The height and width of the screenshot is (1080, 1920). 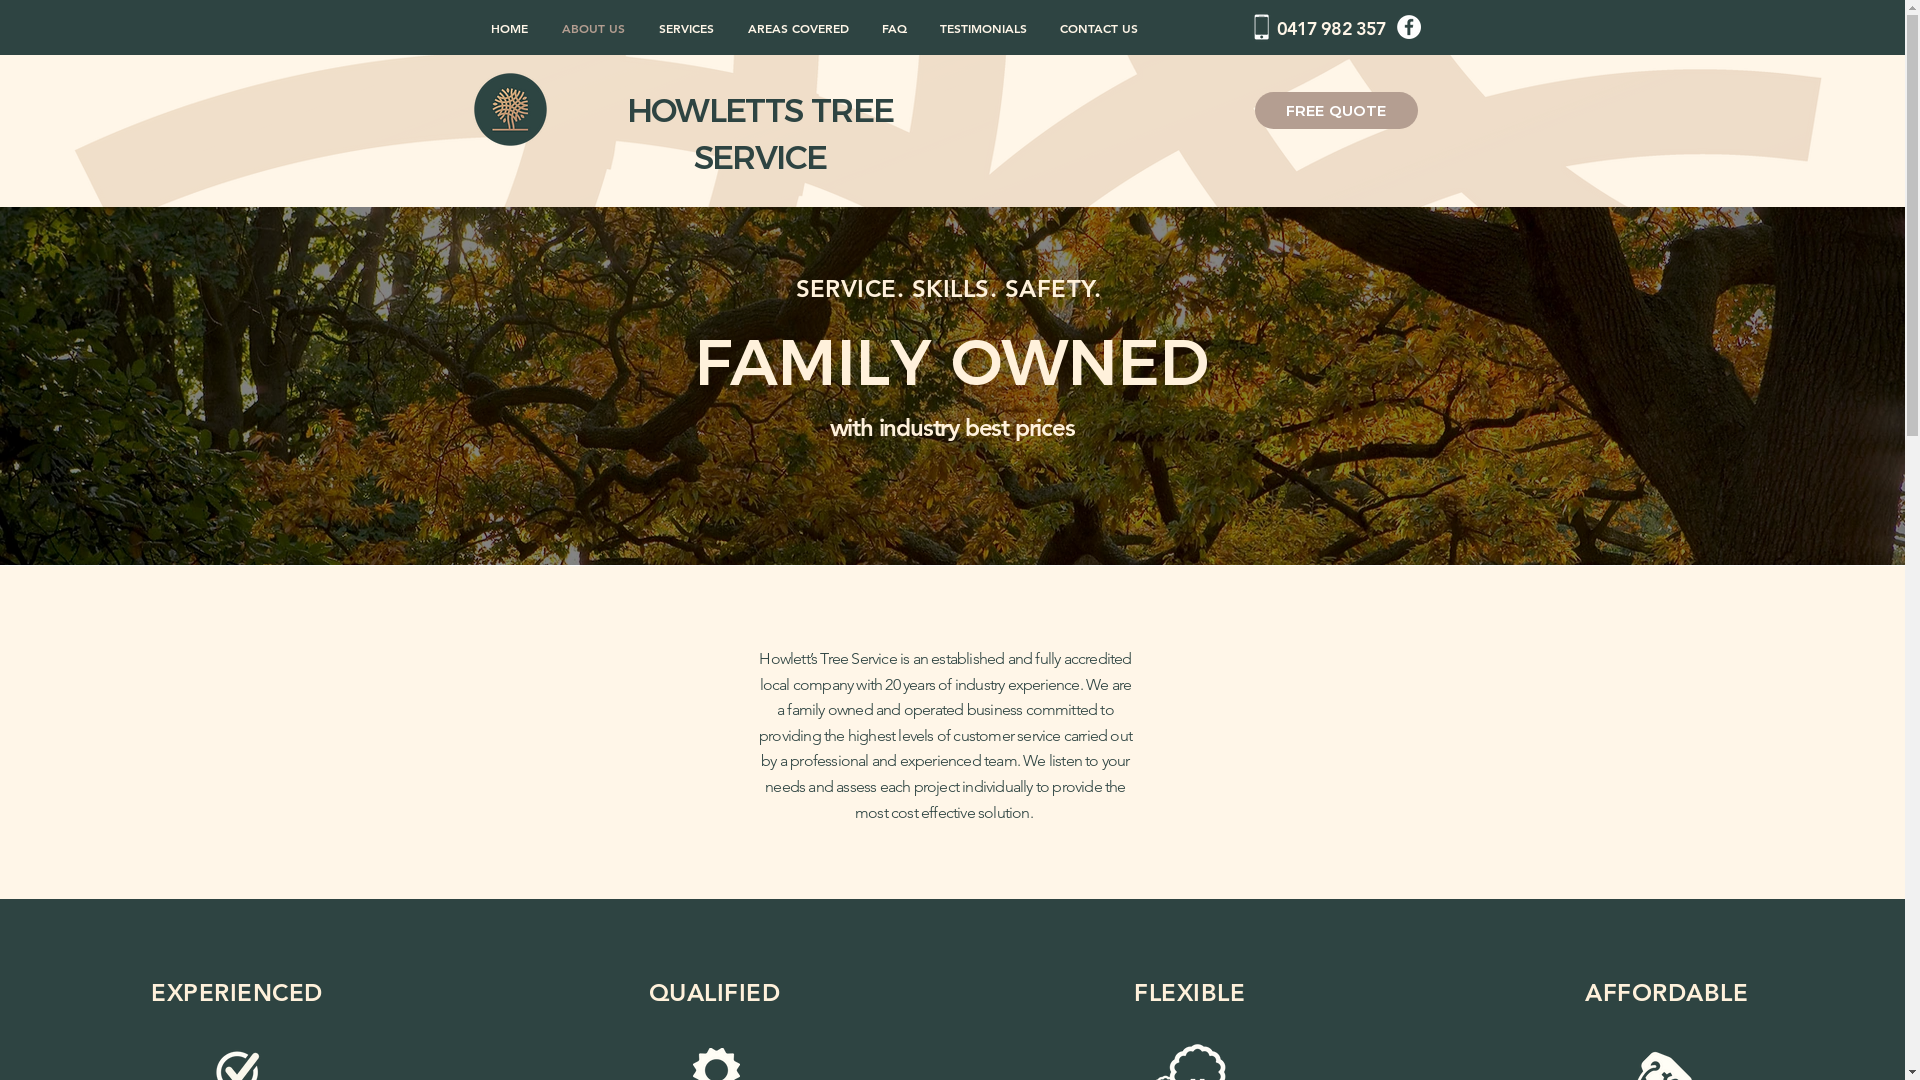 What do you see at coordinates (893, 28) in the screenshot?
I see `'FAQ'` at bounding box center [893, 28].